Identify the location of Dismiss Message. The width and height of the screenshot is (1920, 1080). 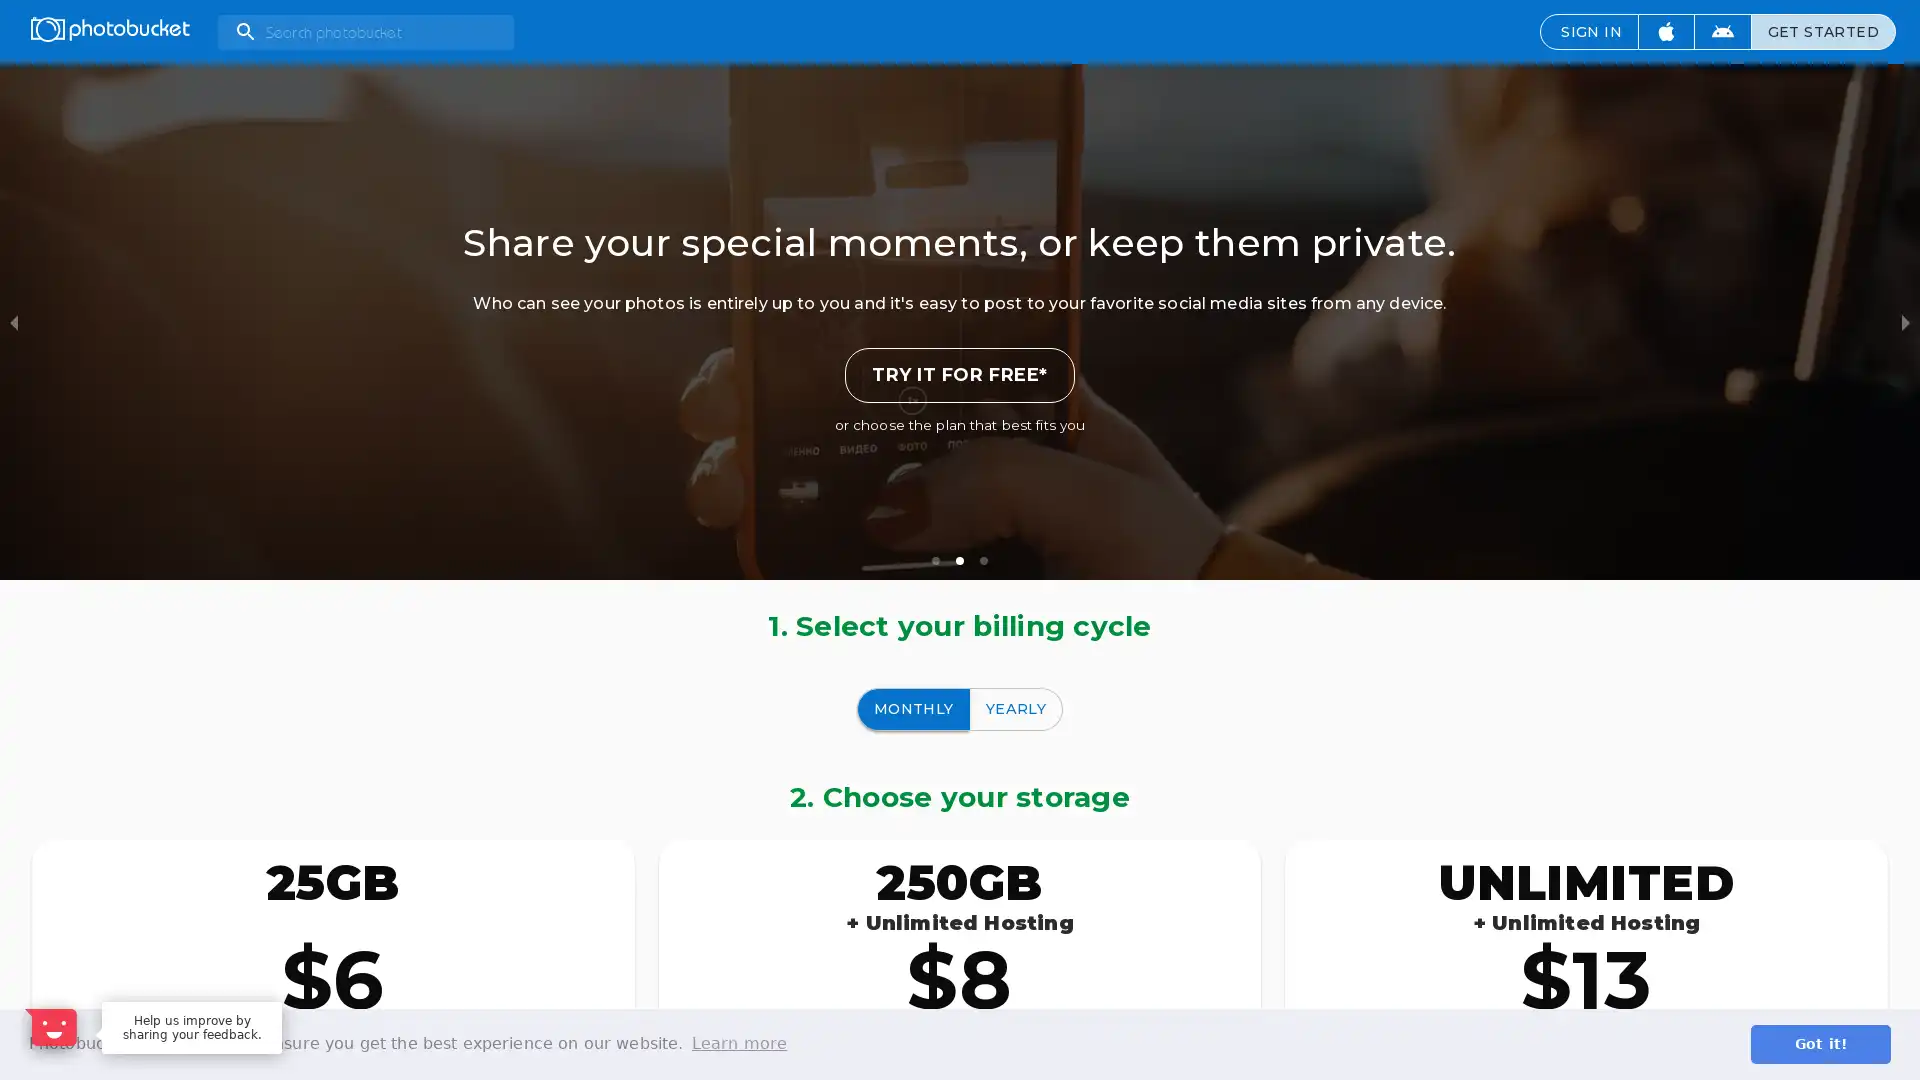
(279, 1003).